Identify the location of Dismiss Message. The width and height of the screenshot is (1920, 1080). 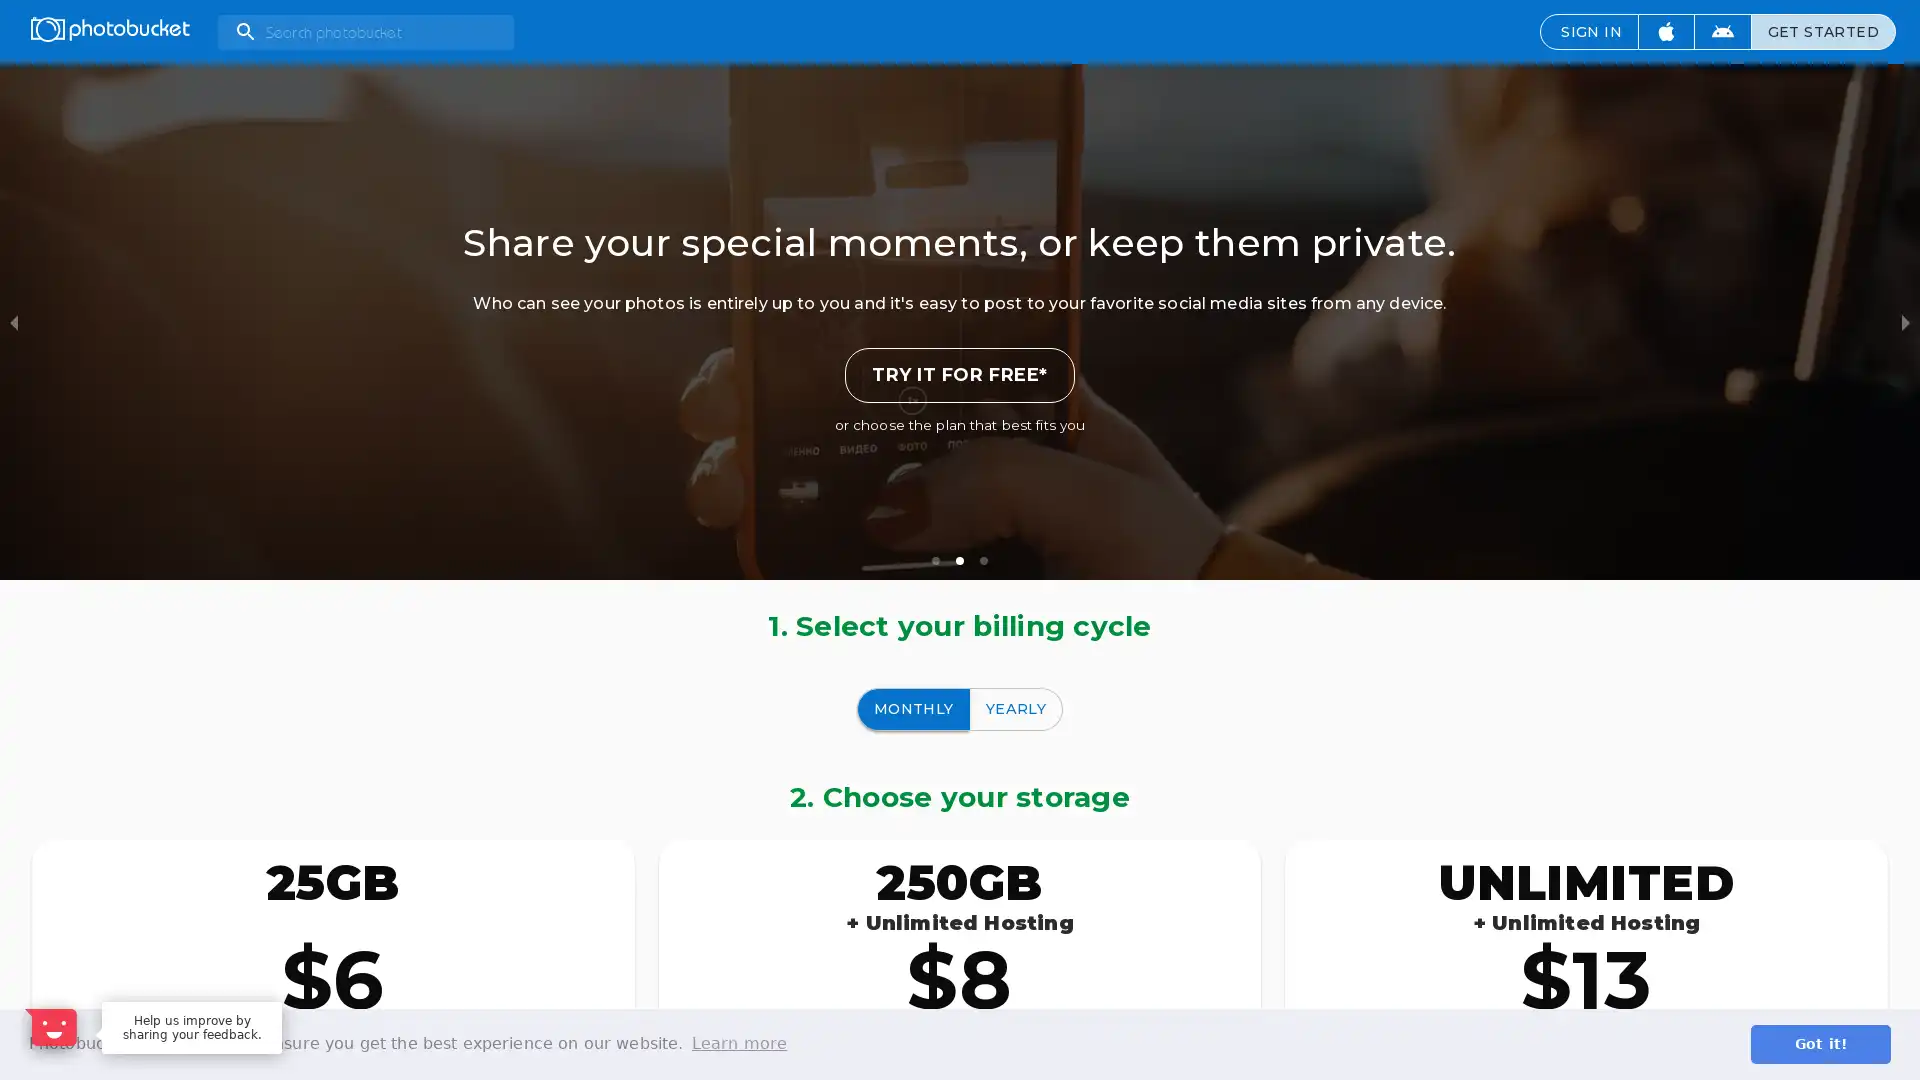
(279, 1003).